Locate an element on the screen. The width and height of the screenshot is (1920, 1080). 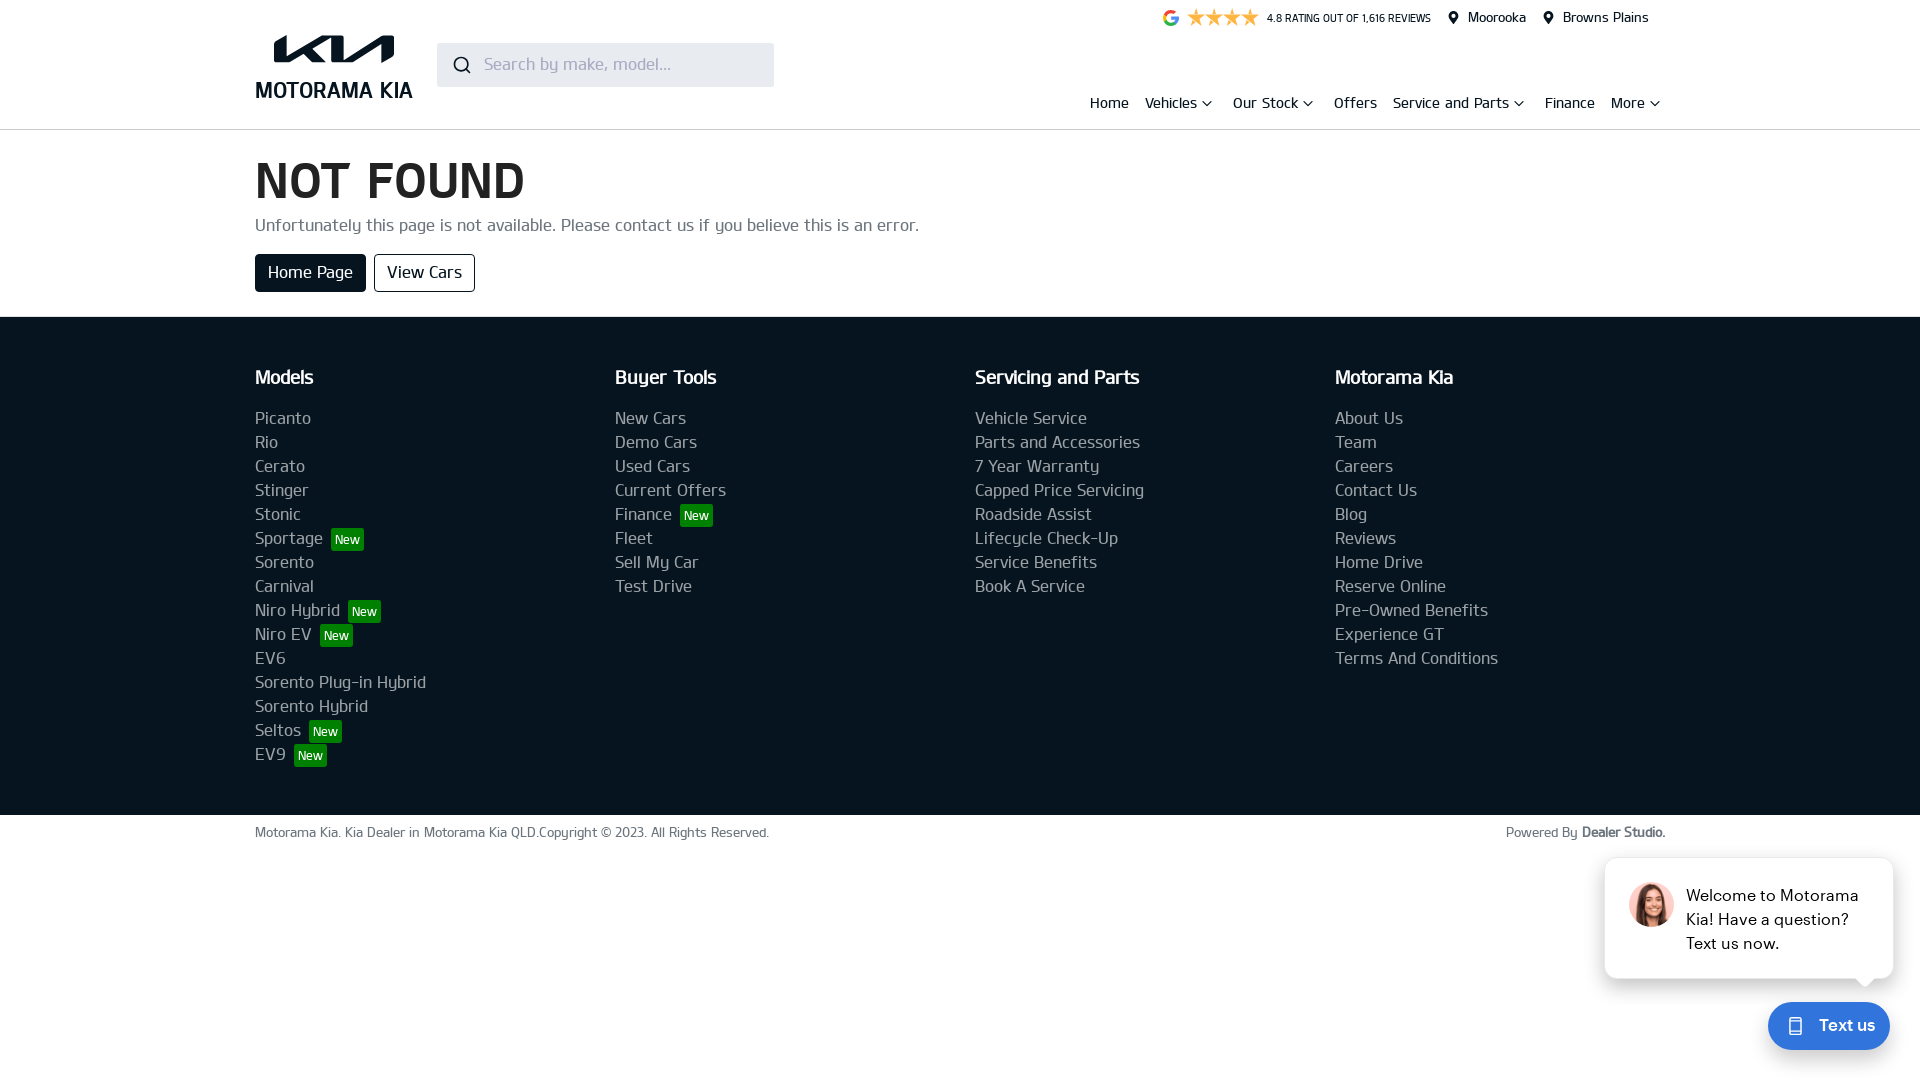
'Cerato' is located at coordinates (278, 466).